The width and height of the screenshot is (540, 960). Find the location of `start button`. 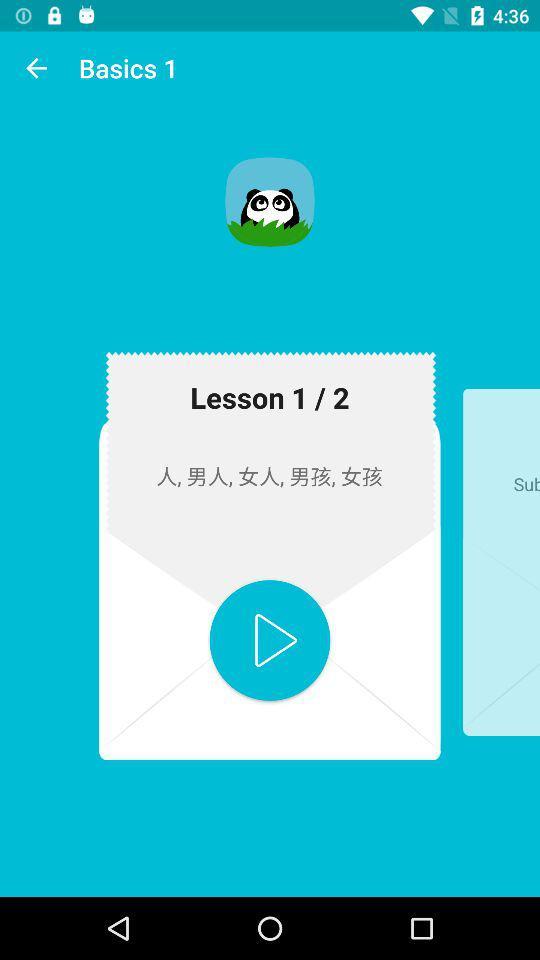

start button is located at coordinates (270, 639).